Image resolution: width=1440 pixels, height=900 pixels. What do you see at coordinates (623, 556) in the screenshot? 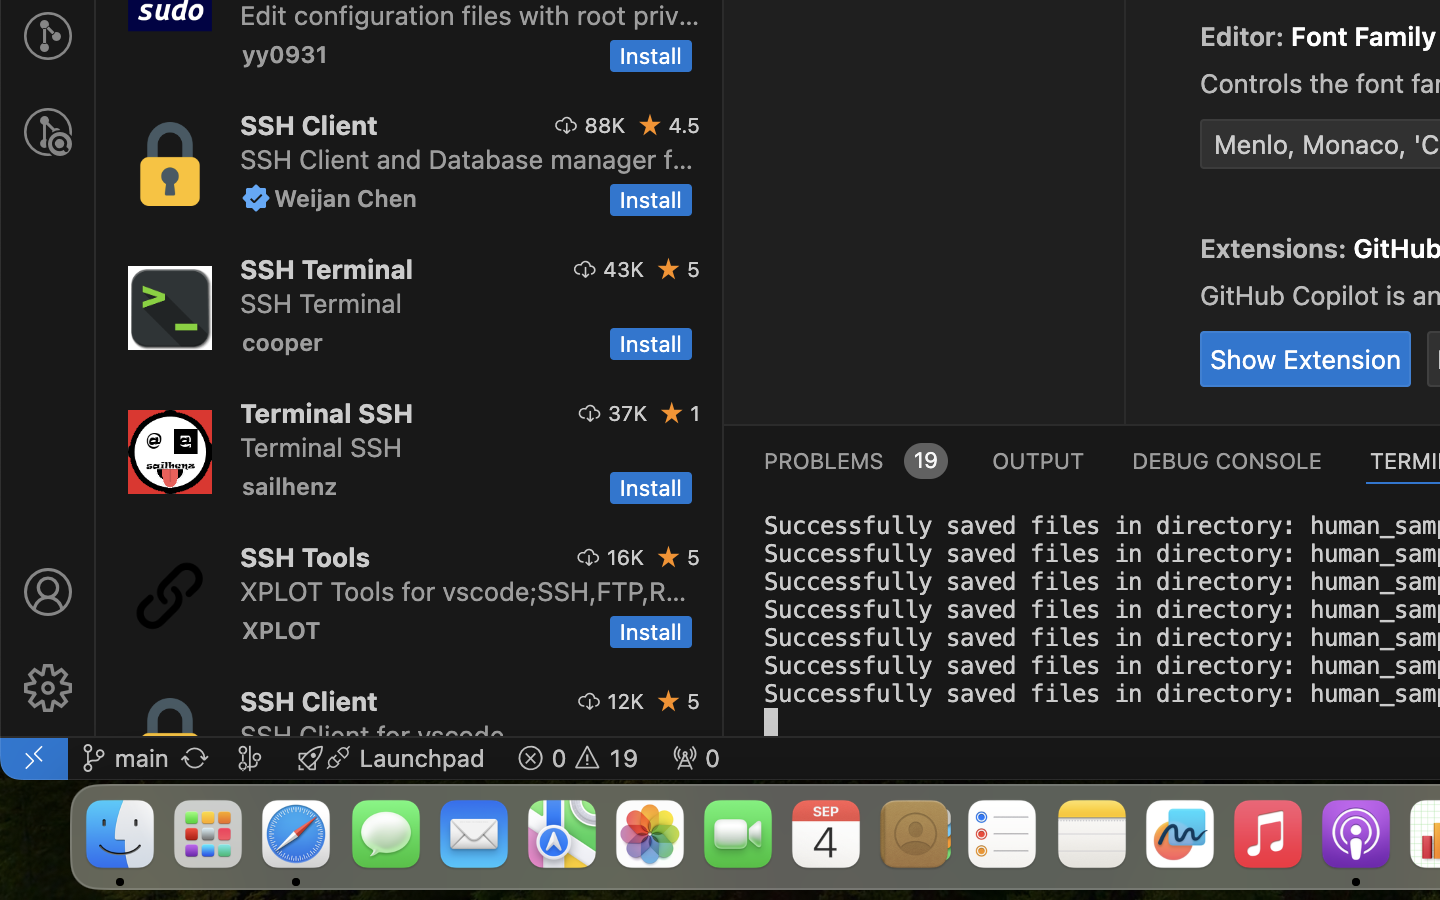
I see `'16K'` at bounding box center [623, 556].